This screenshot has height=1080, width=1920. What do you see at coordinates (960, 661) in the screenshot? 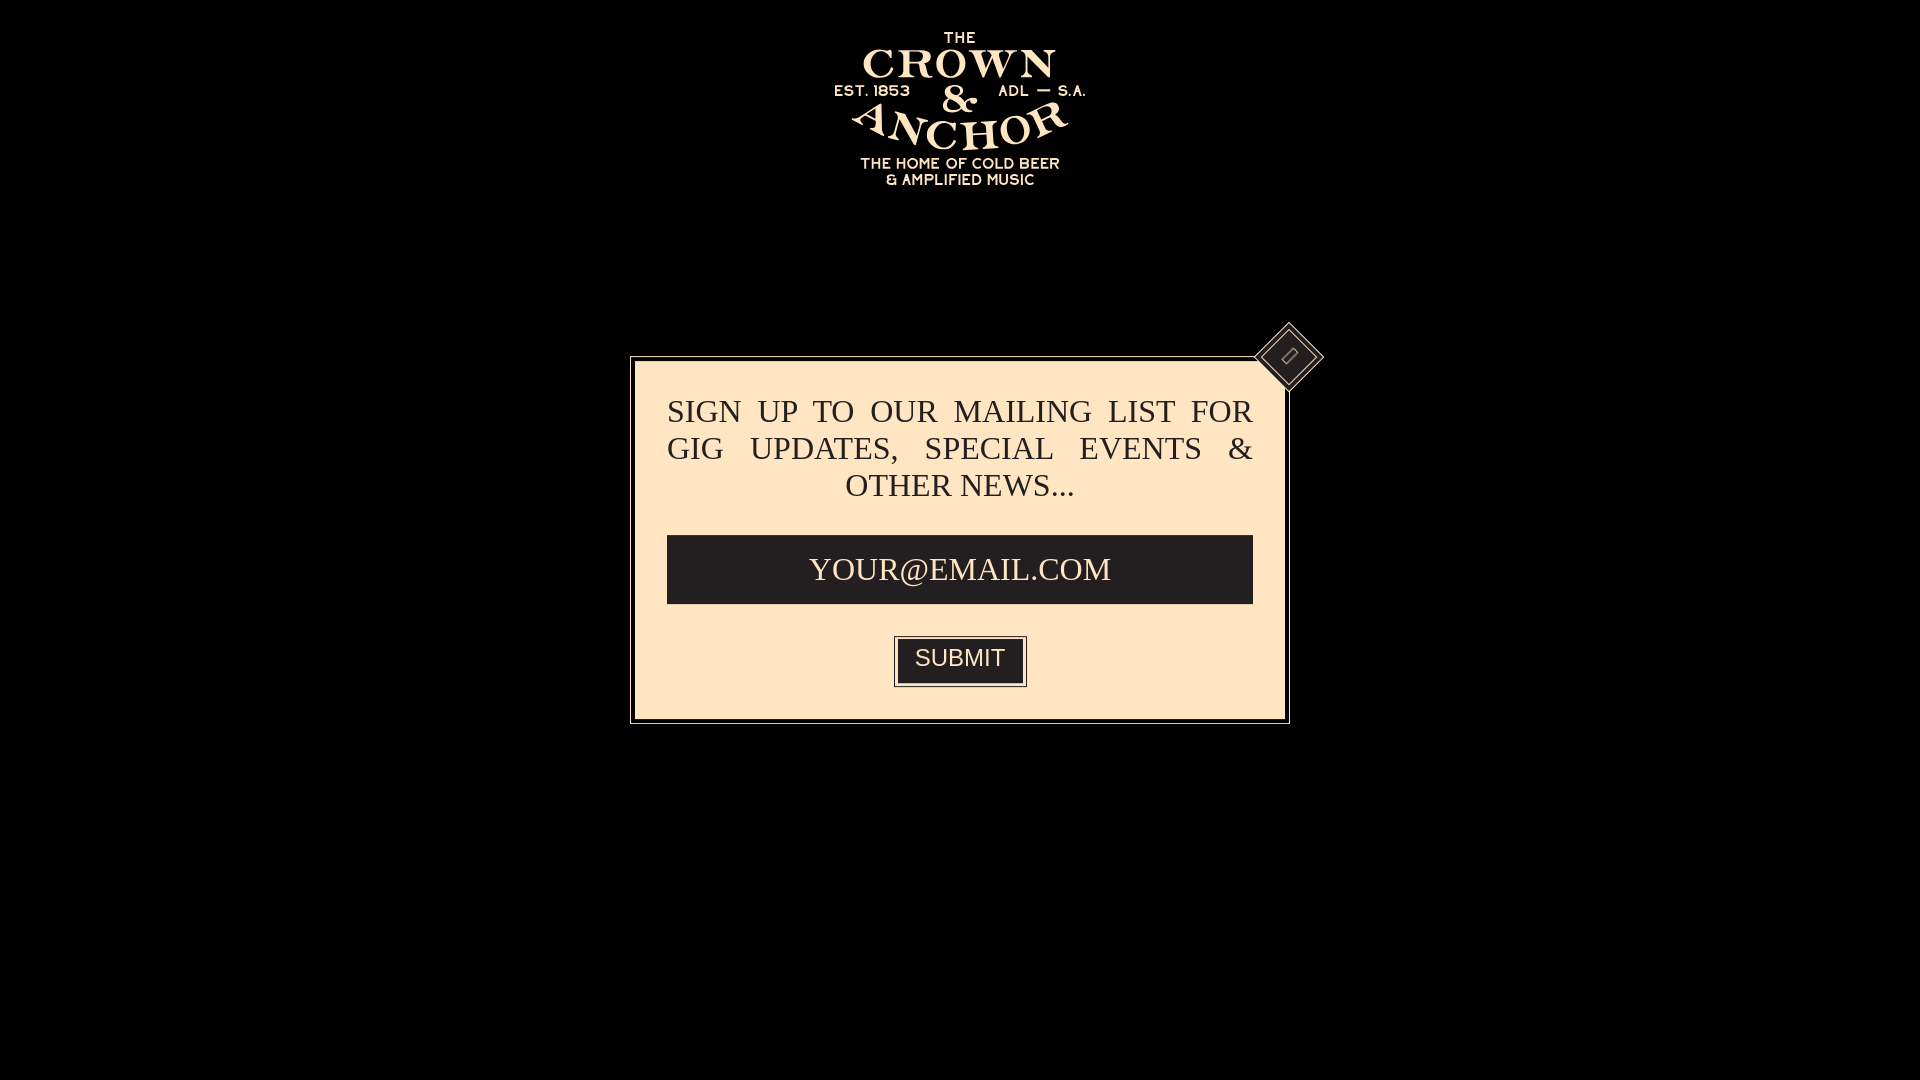
I see `'SUBMIT'` at bounding box center [960, 661].